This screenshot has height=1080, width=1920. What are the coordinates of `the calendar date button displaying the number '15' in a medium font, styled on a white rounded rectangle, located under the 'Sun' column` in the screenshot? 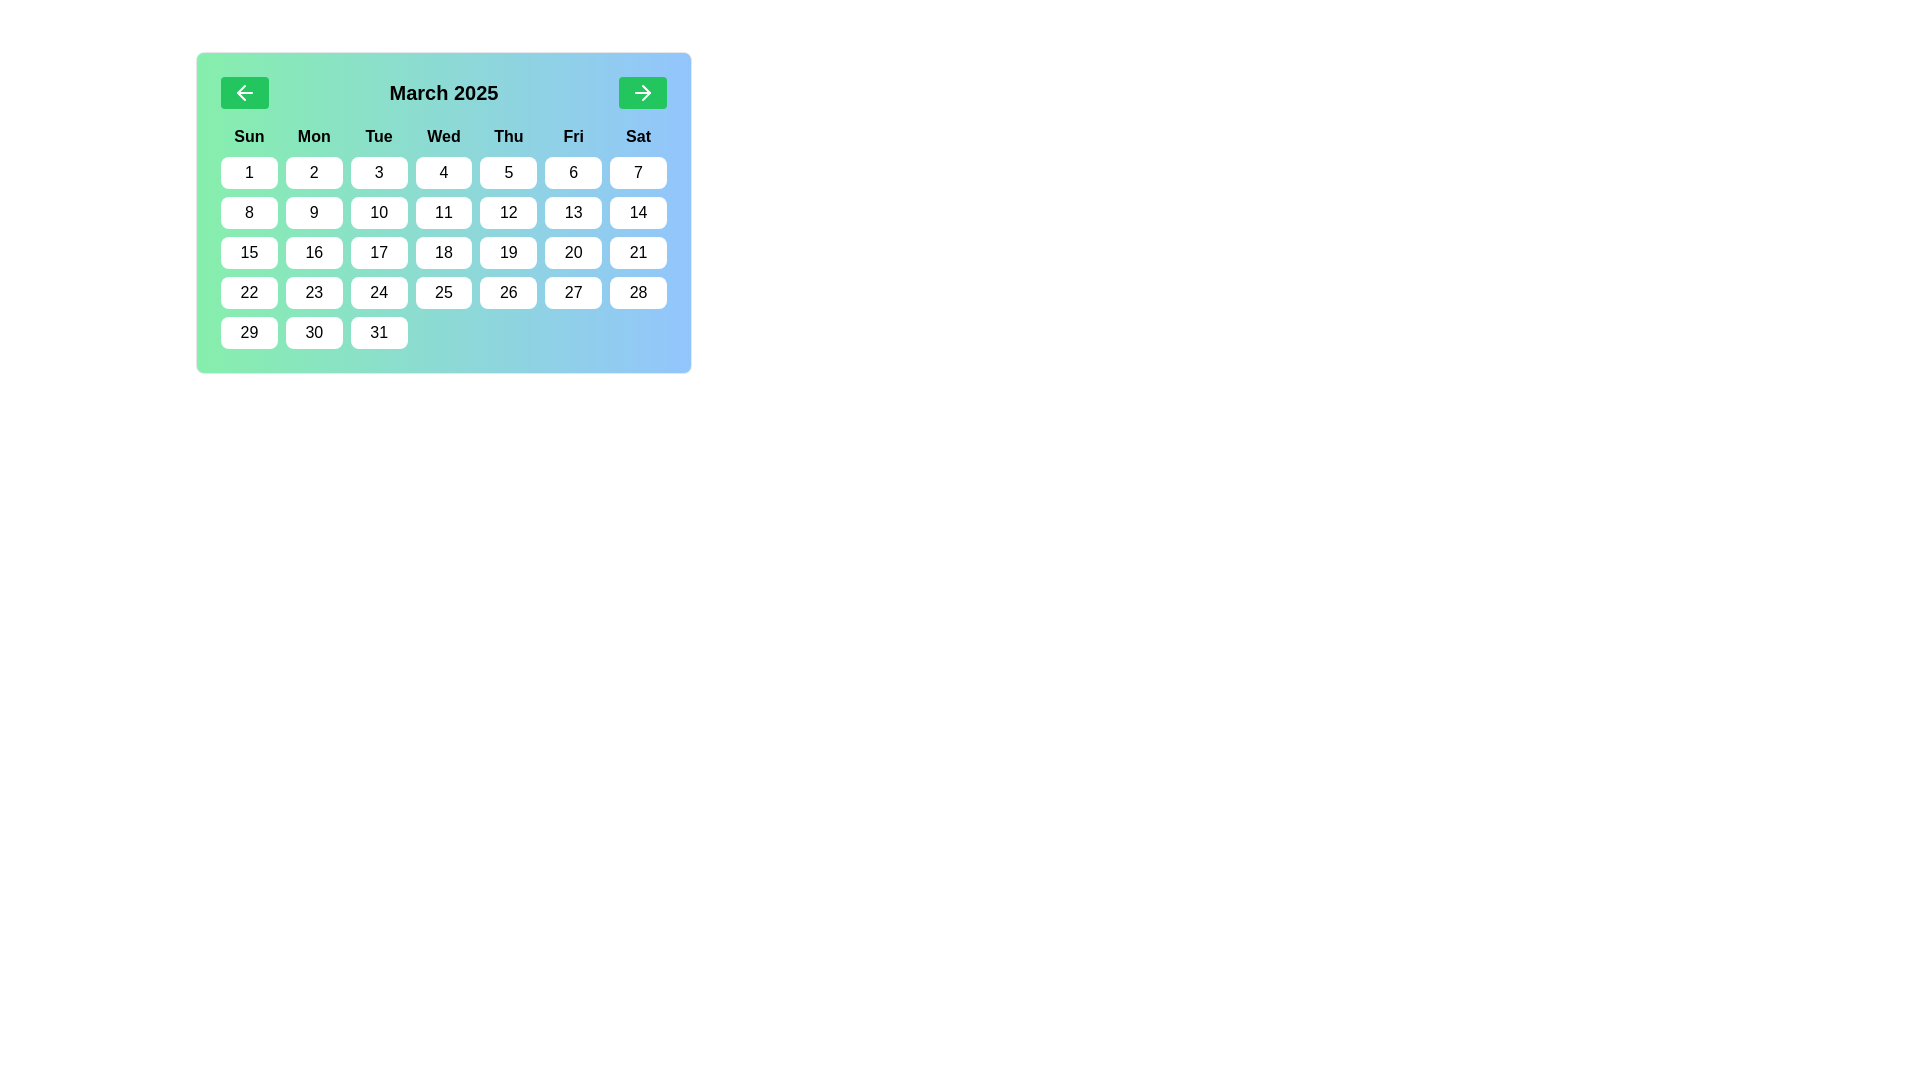 It's located at (248, 252).